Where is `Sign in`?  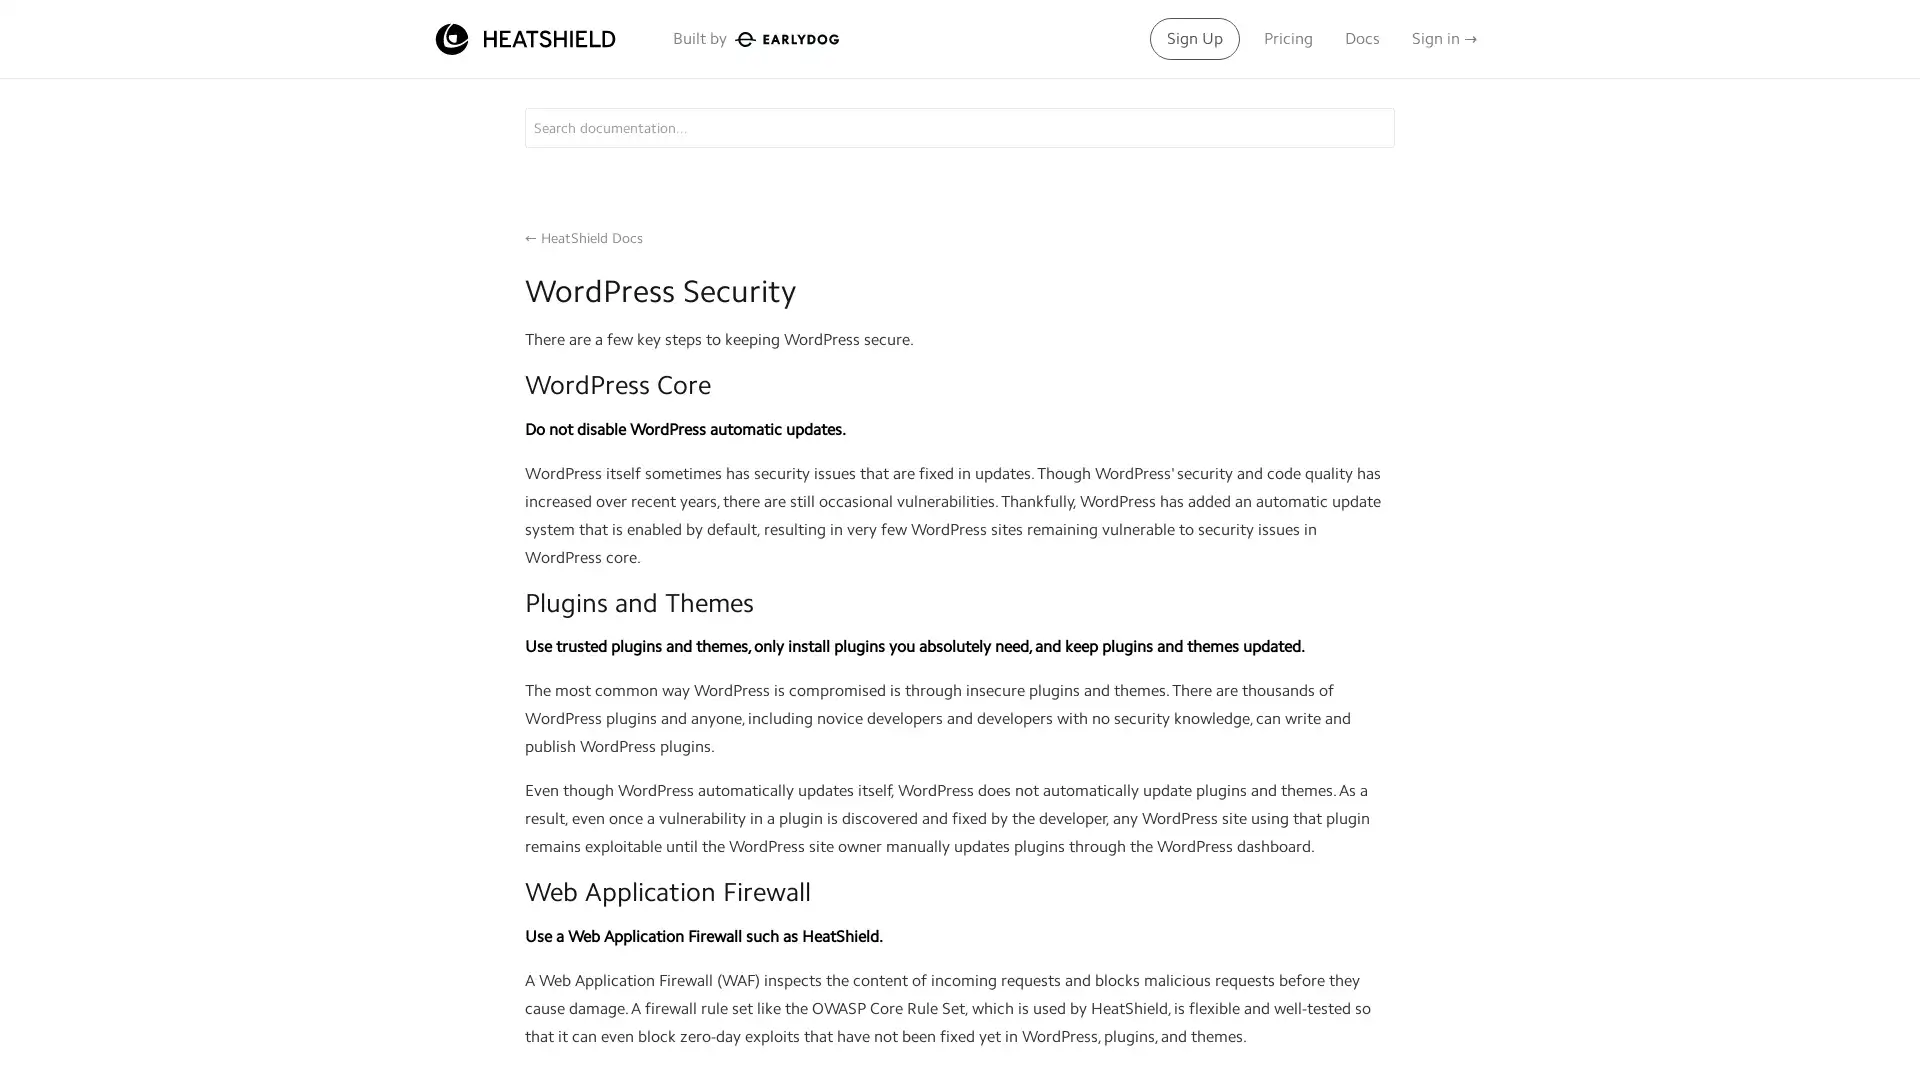 Sign in is located at coordinates (1444, 38).